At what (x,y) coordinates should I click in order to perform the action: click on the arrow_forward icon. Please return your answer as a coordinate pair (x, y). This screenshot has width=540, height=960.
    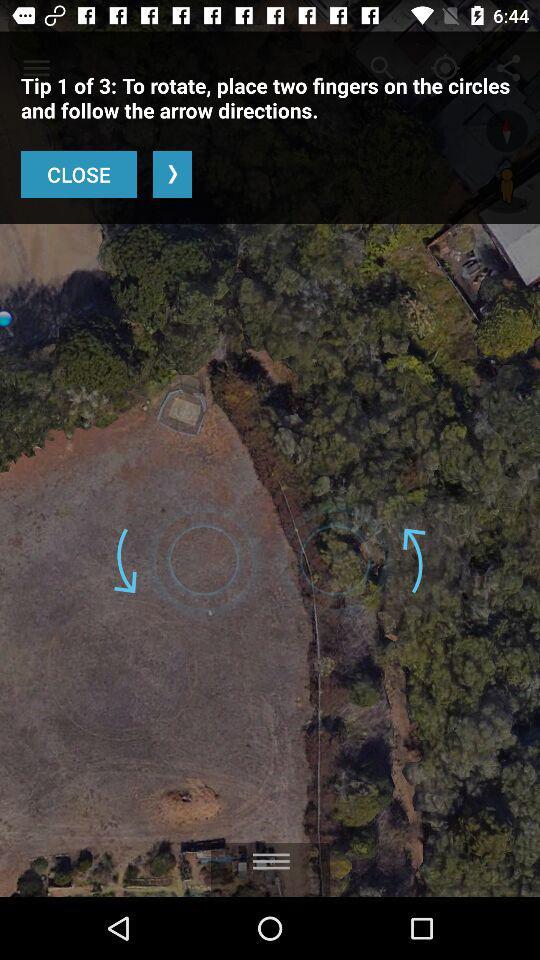
    Looking at the image, I should click on (172, 173).